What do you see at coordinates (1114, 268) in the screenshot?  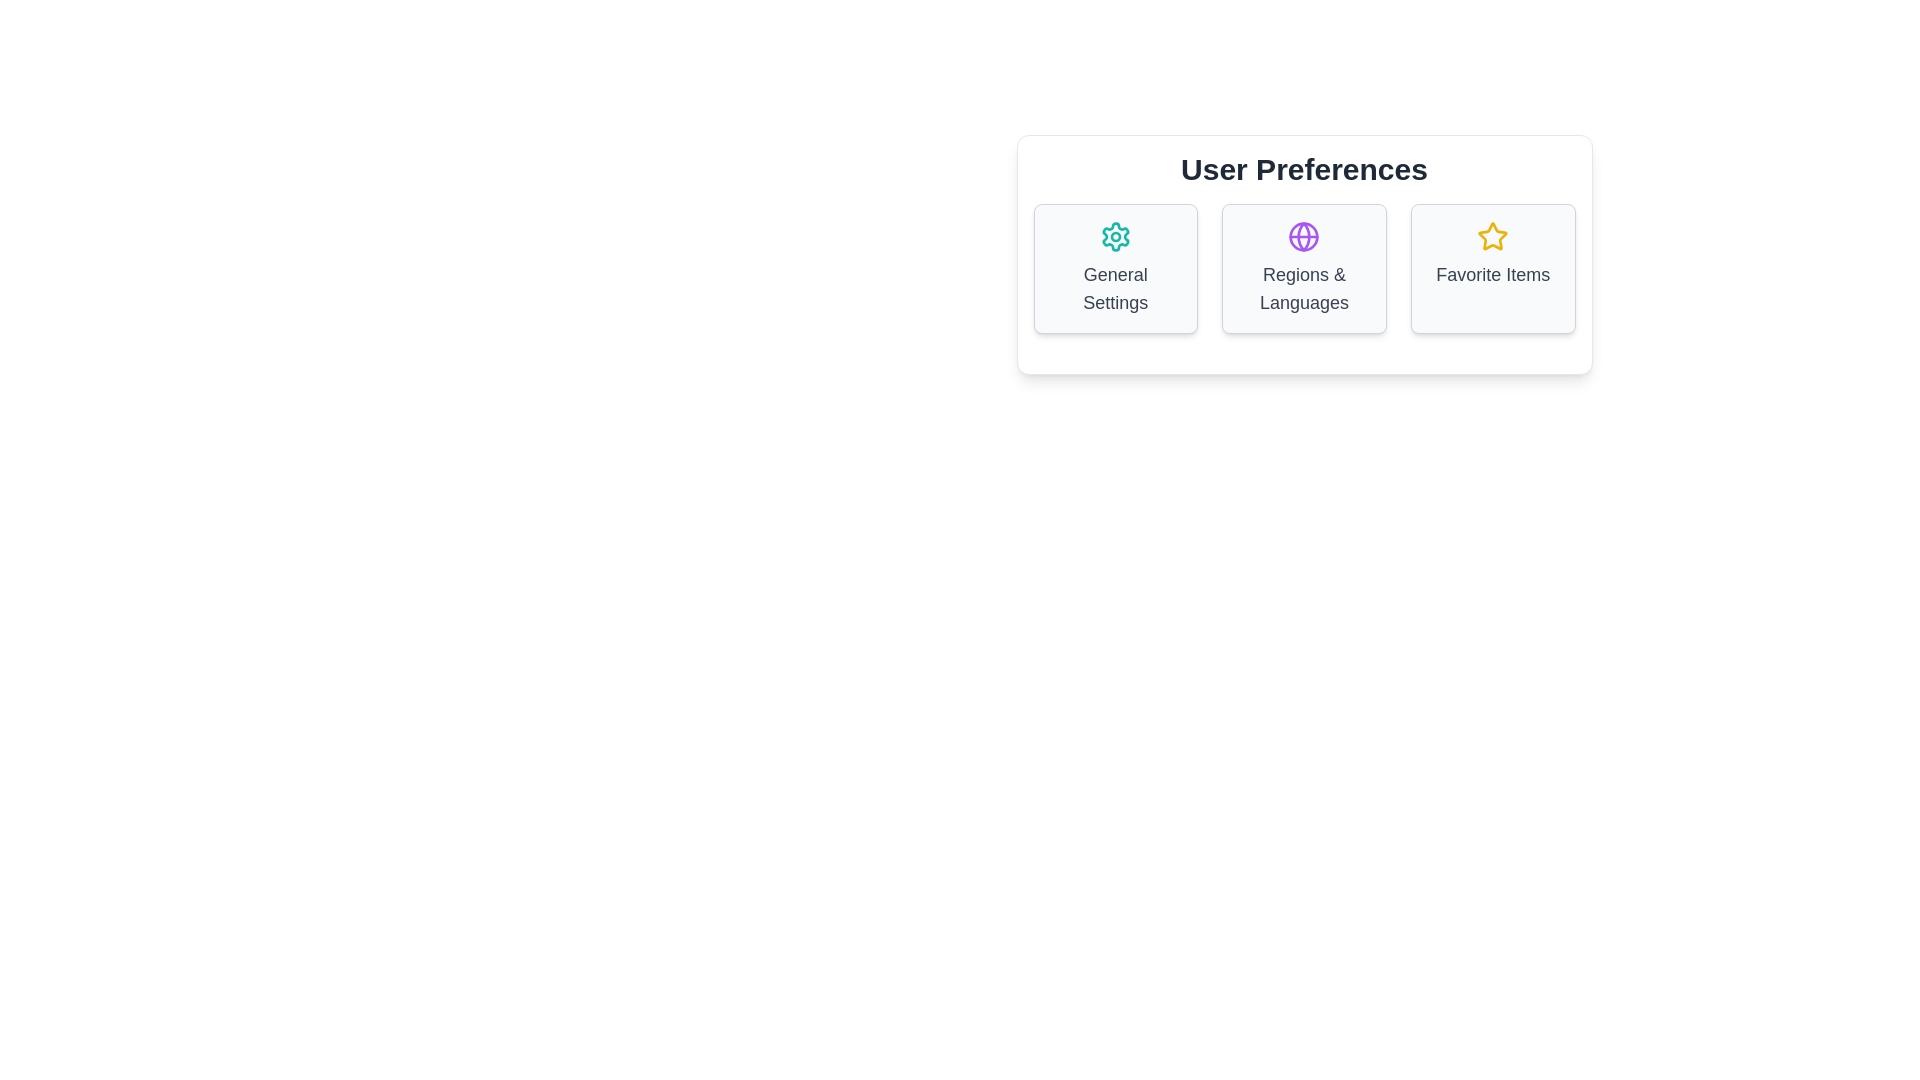 I see `the 'General Settings' button` at bounding box center [1114, 268].